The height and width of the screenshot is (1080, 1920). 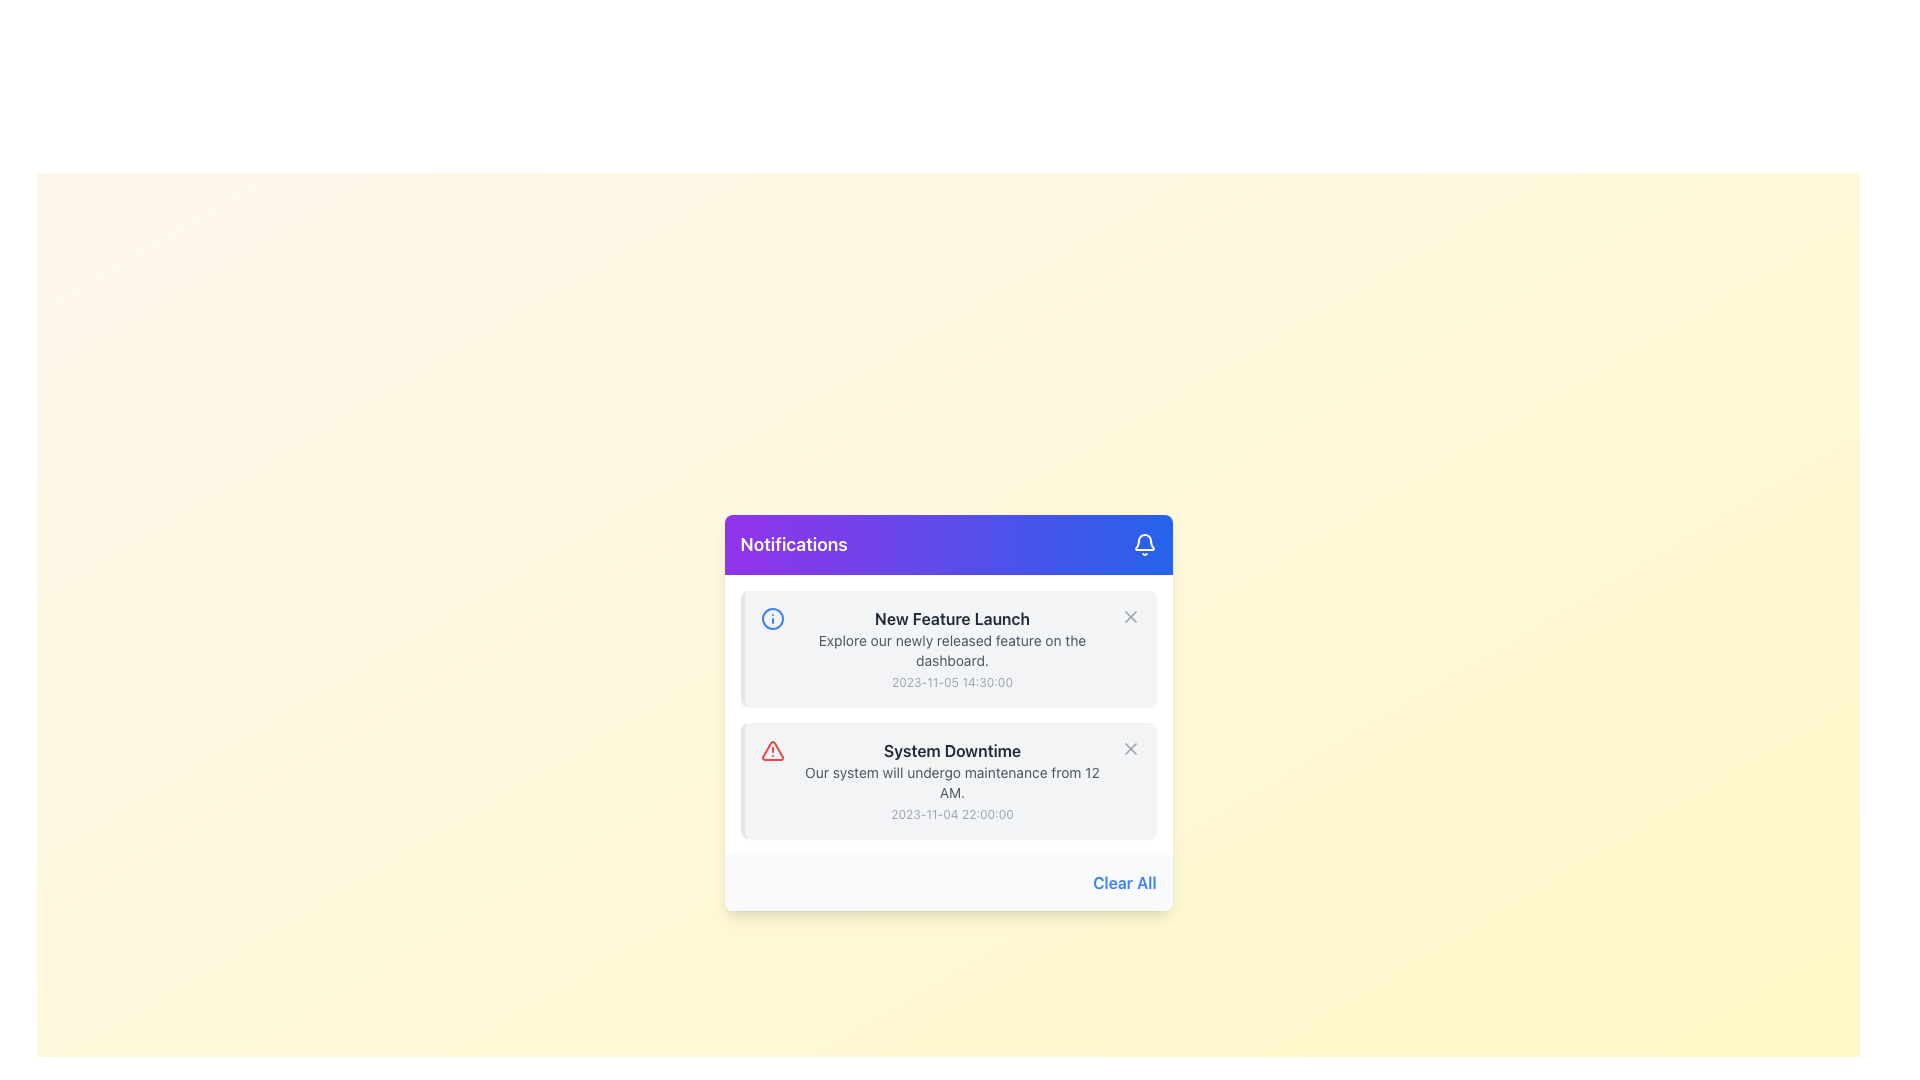 What do you see at coordinates (951, 617) in the screenshot?
I see `heading title text of the notification located at the top of the notification card in the notifications panel` at bounding box center [951, 617].